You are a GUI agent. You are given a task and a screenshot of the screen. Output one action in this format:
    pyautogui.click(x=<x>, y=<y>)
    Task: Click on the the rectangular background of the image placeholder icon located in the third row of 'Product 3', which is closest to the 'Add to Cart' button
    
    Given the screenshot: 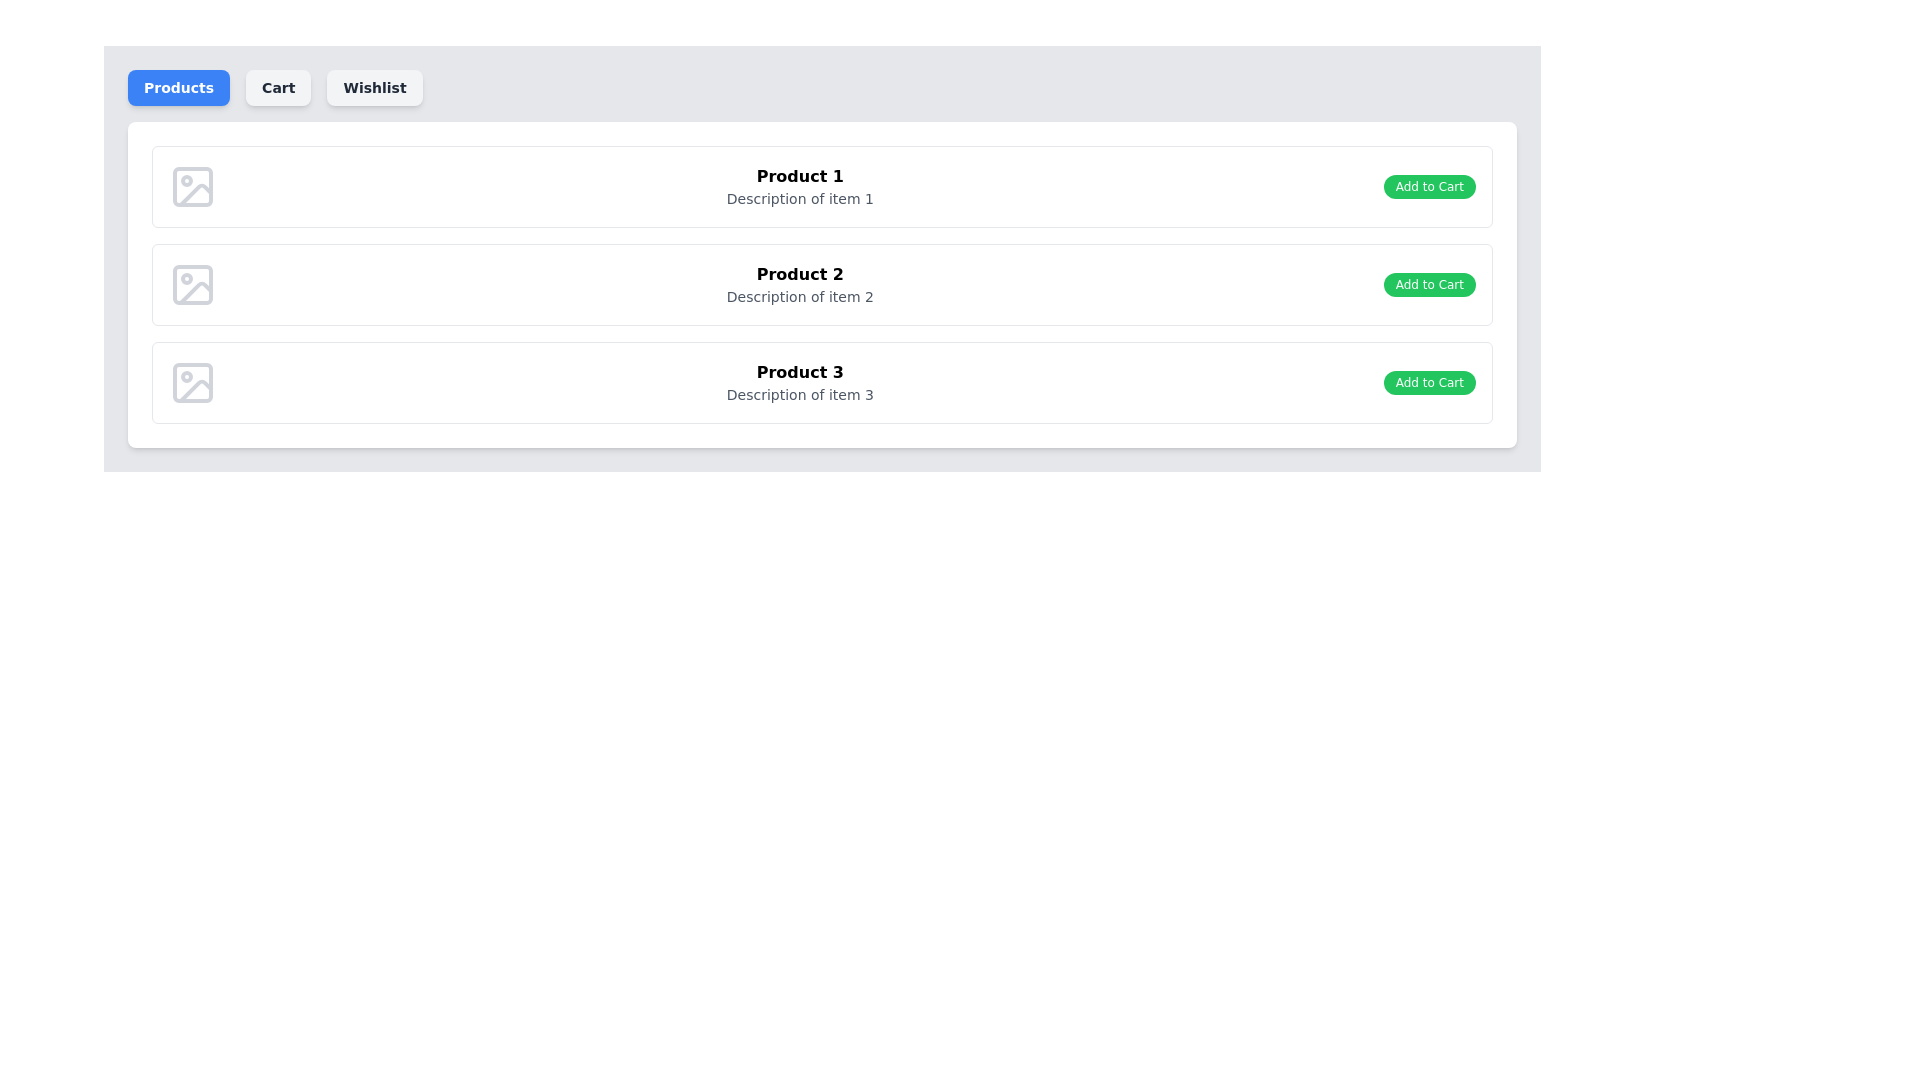 What is the action you would take?
    pyautogui.click(x=192, y=382)
    